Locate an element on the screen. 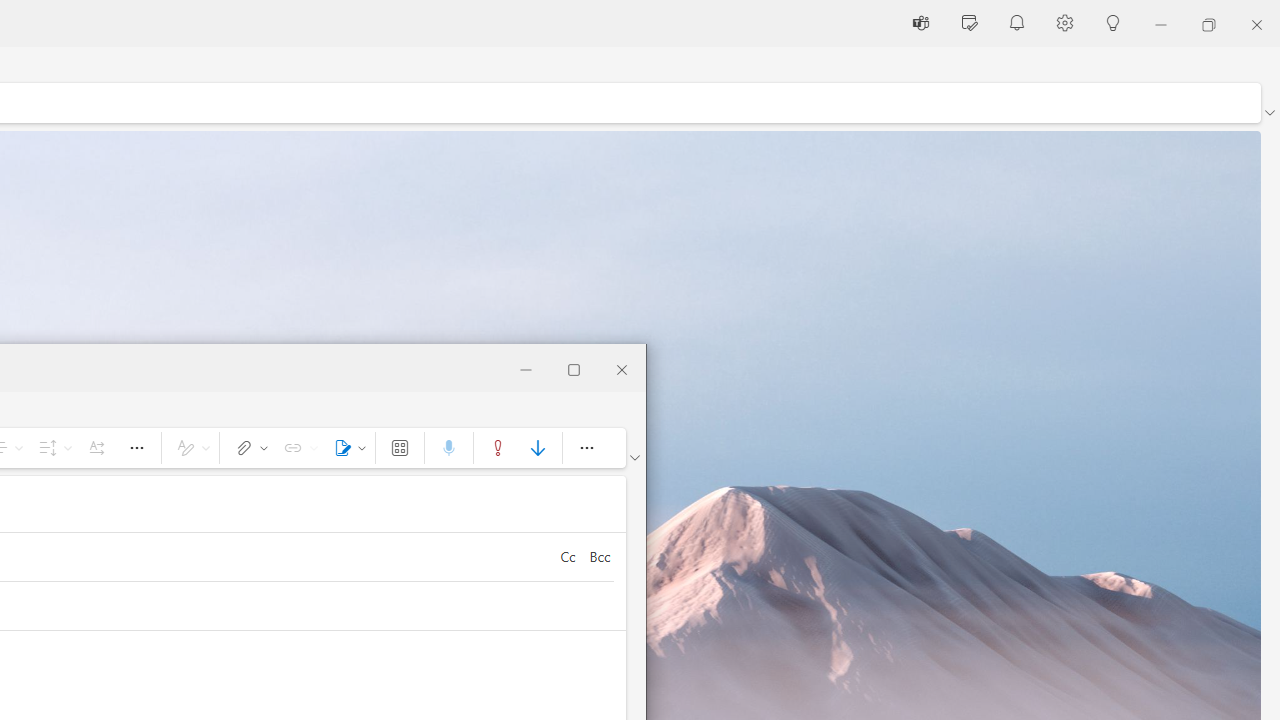 The width and height of the screenshot is (1280, 720). 'Apps' is located at coordinates (400, 446).